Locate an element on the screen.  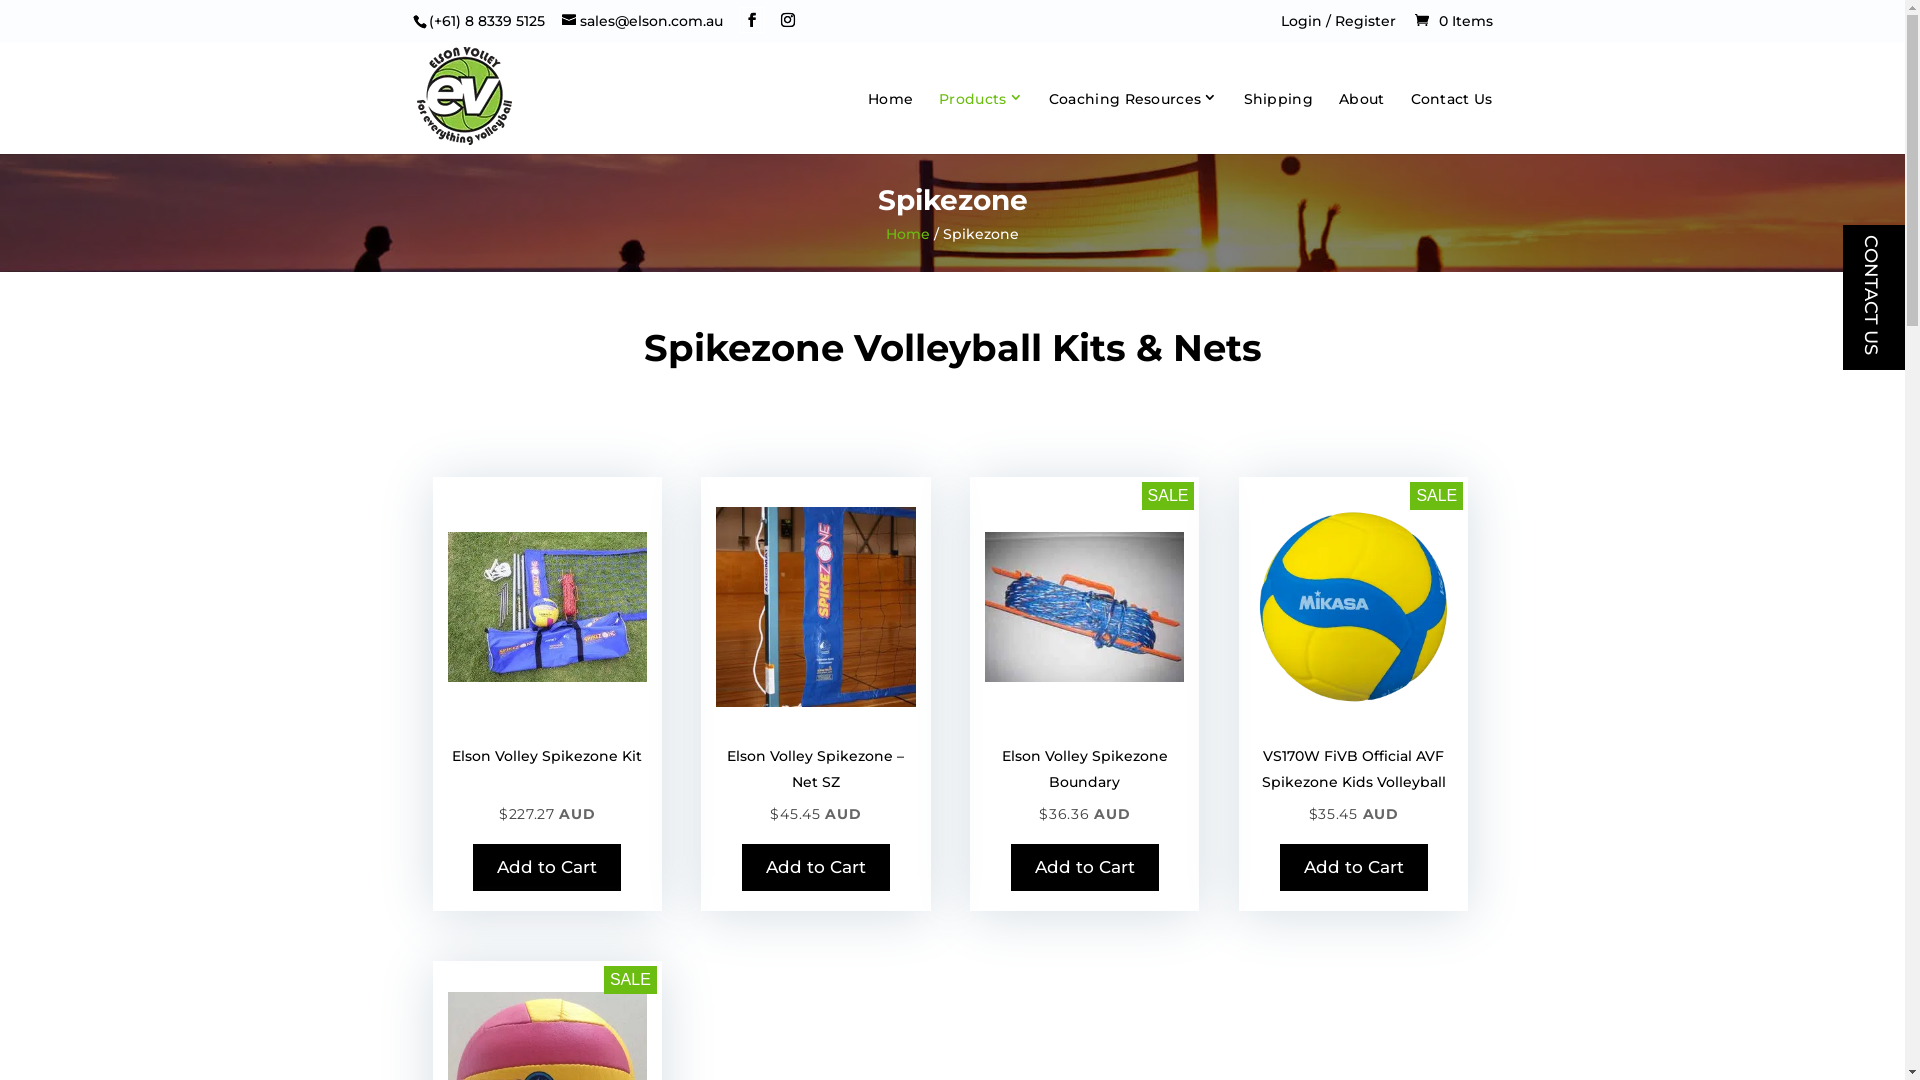
'(+61) 8 8339 5125' is located at coordinates (426, 20).